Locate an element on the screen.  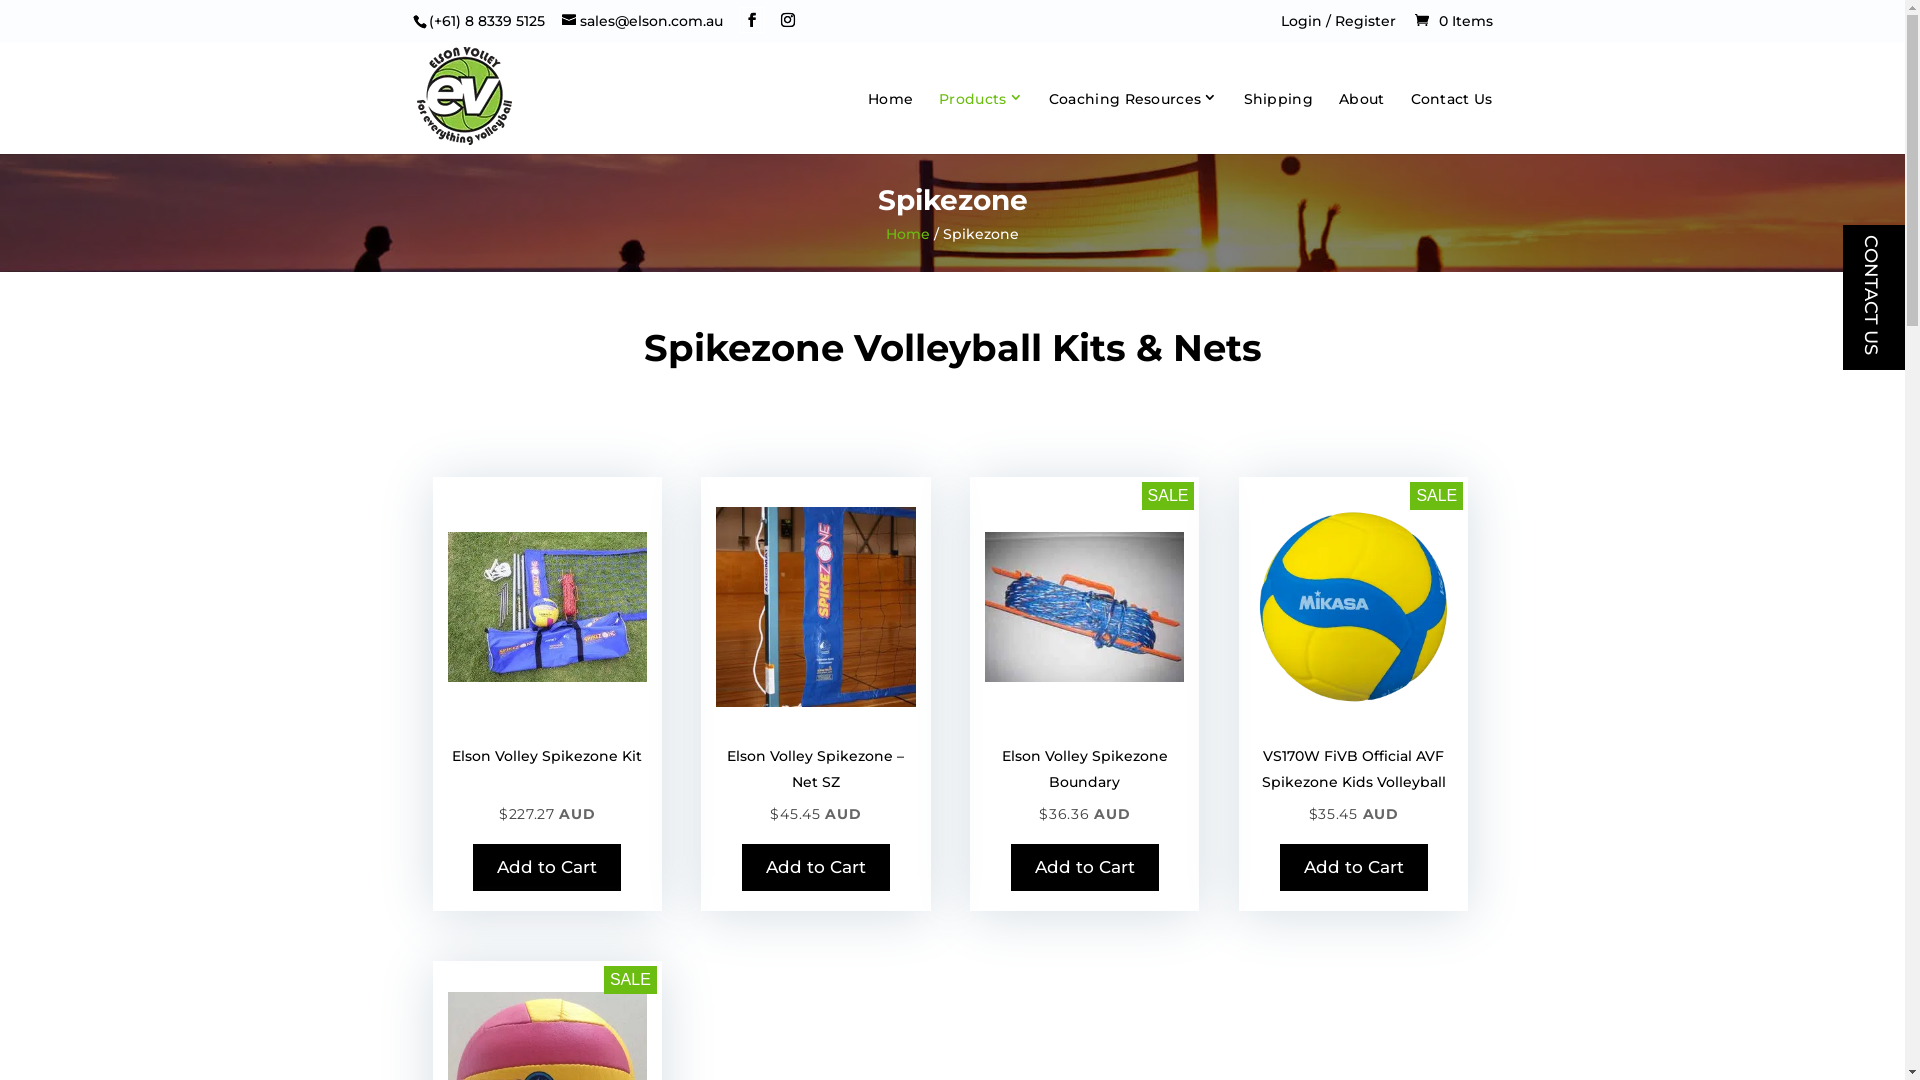
'(+61) 8 8339 5125' is located at coordinates (426, 20).